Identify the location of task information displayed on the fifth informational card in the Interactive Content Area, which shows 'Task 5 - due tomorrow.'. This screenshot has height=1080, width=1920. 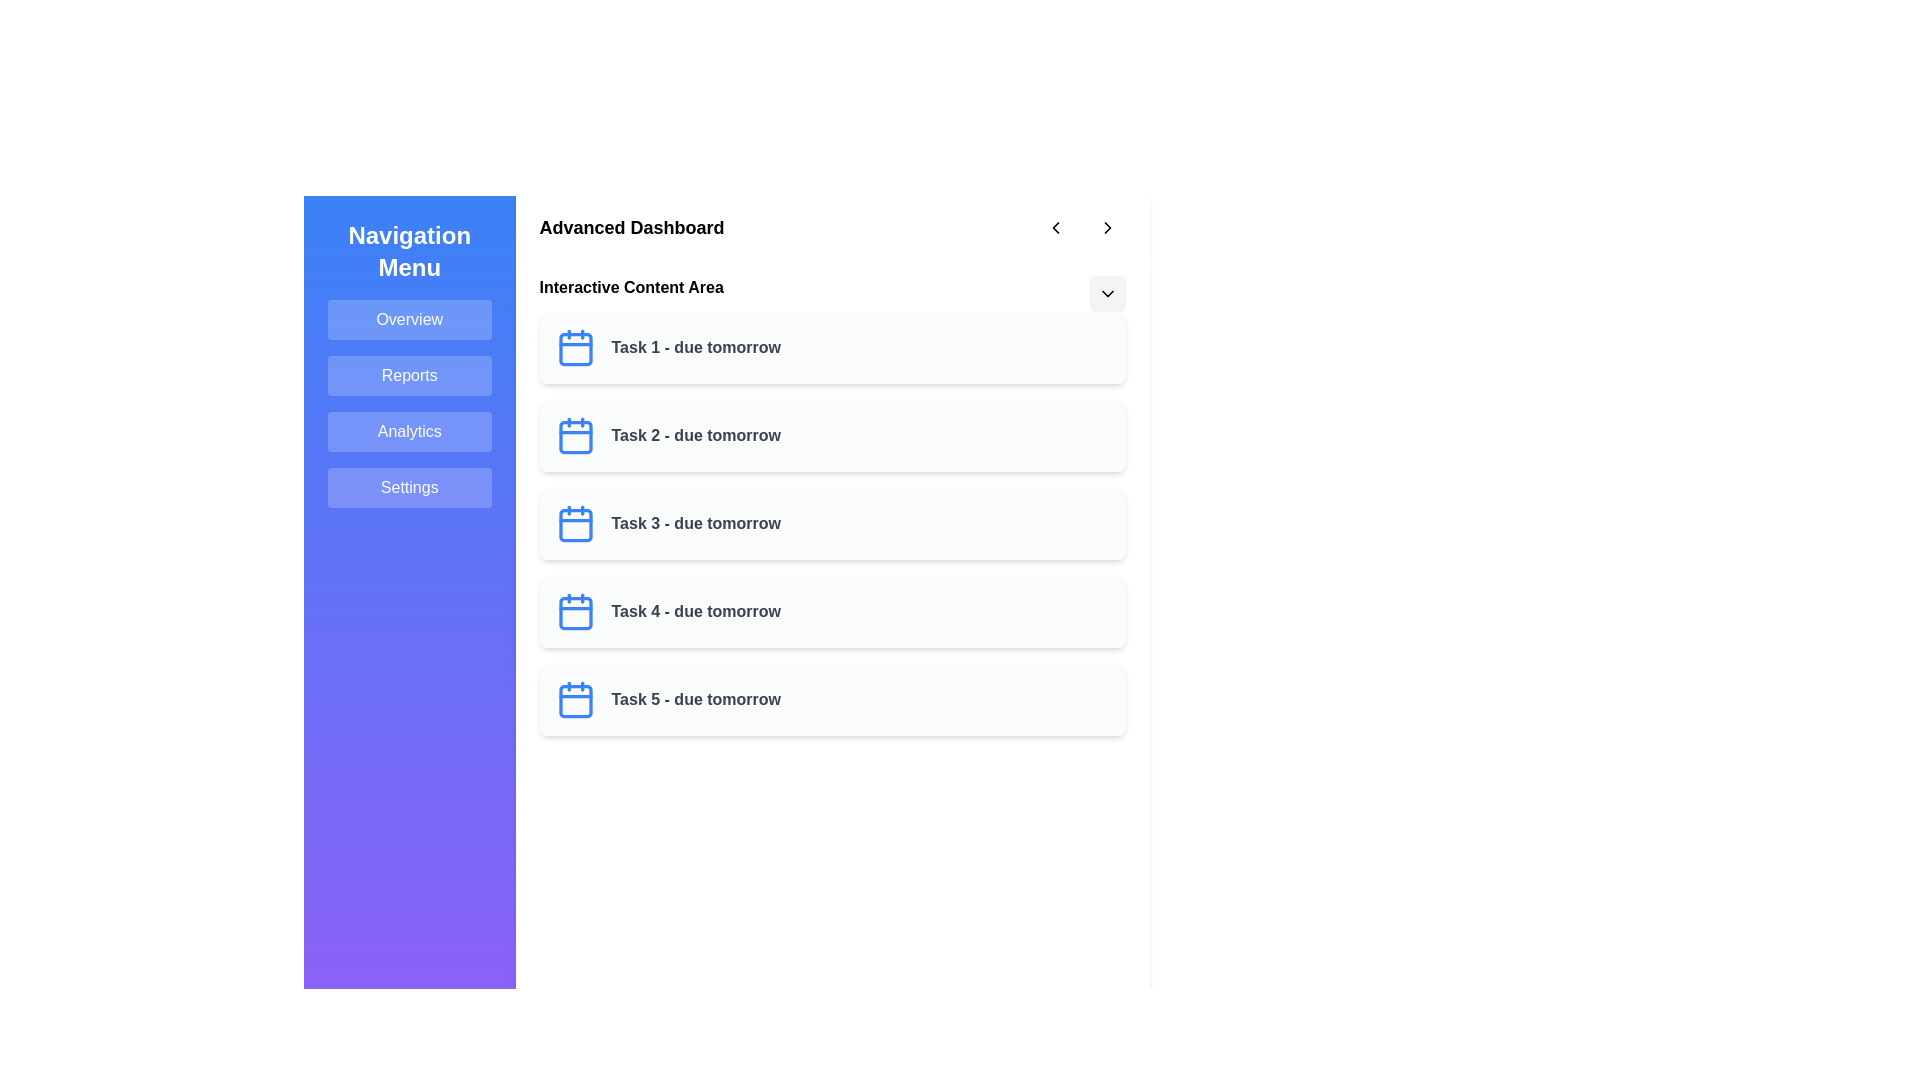
(832, 698).